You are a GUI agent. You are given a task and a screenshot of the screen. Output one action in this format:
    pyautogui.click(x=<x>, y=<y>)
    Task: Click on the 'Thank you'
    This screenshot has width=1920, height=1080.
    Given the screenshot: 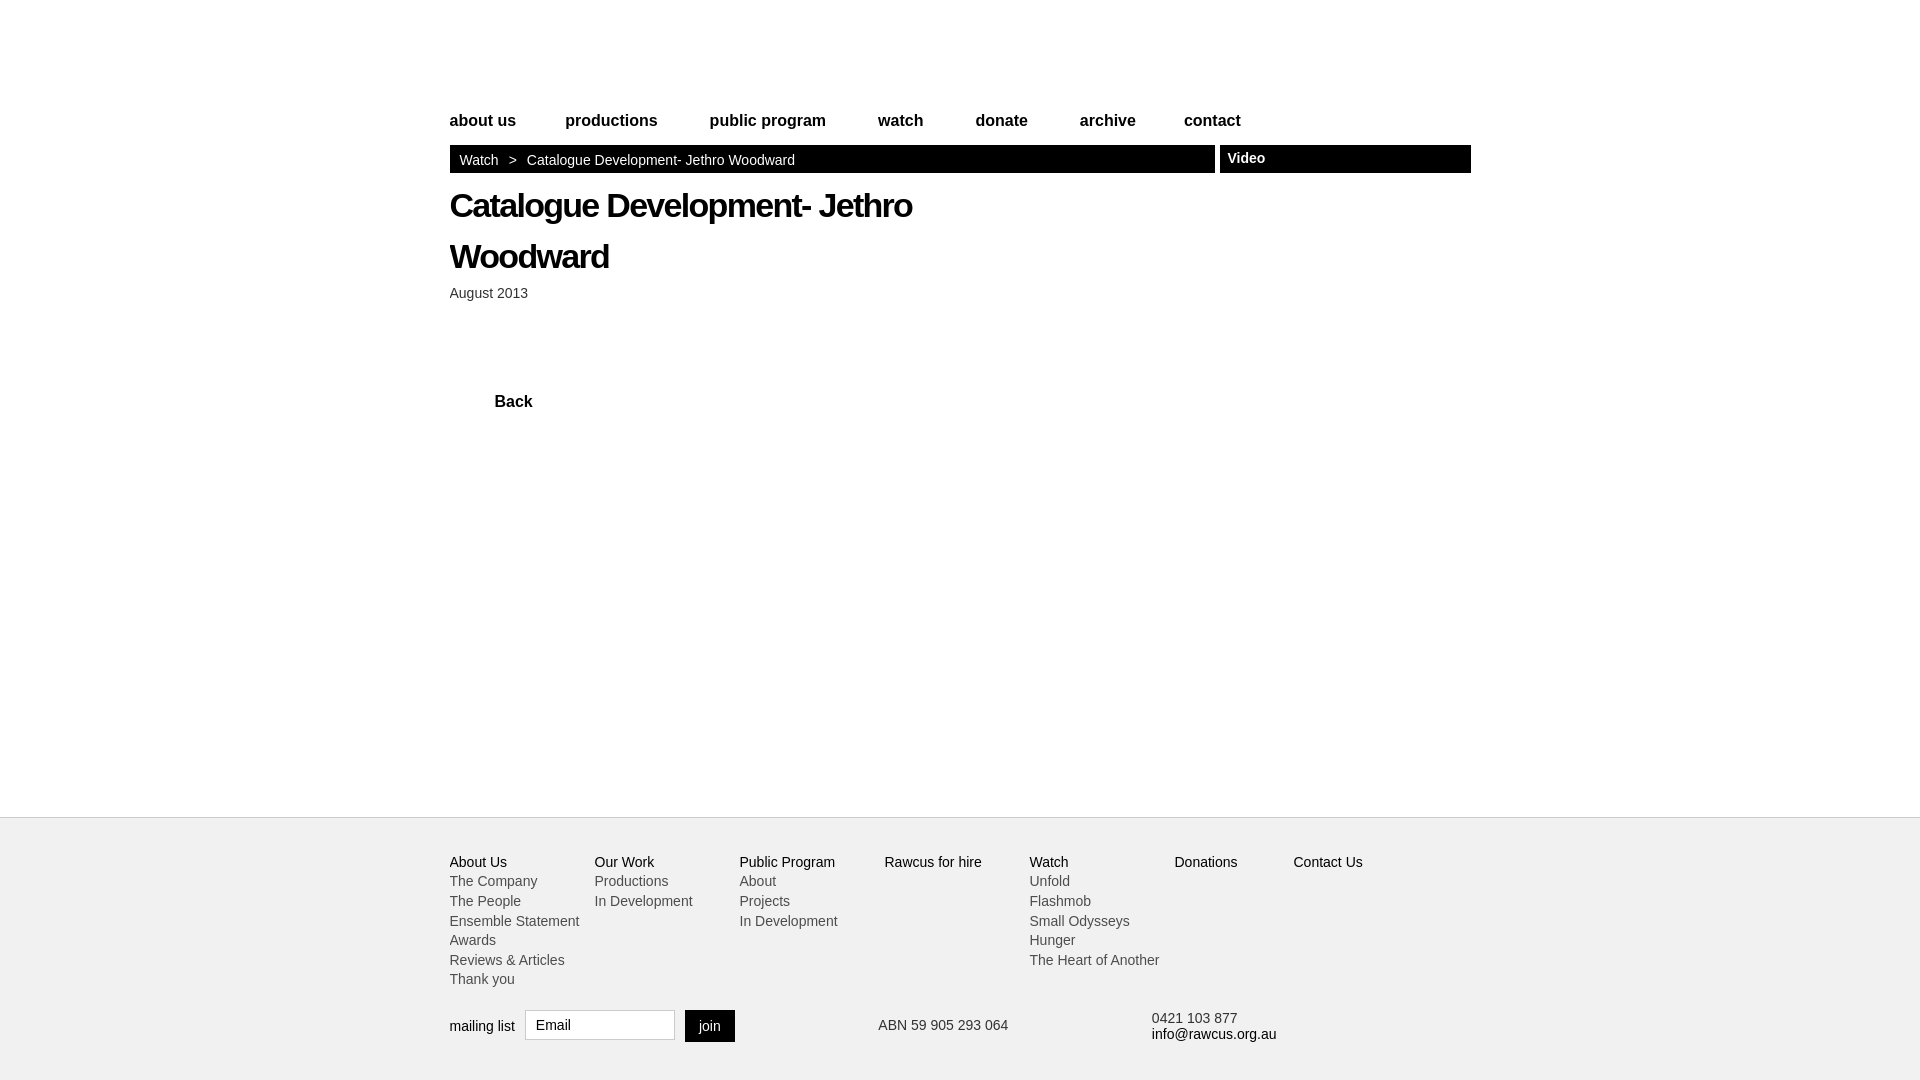 What is the action you would take?
    pyautogui.click(x=482, y=978)
    